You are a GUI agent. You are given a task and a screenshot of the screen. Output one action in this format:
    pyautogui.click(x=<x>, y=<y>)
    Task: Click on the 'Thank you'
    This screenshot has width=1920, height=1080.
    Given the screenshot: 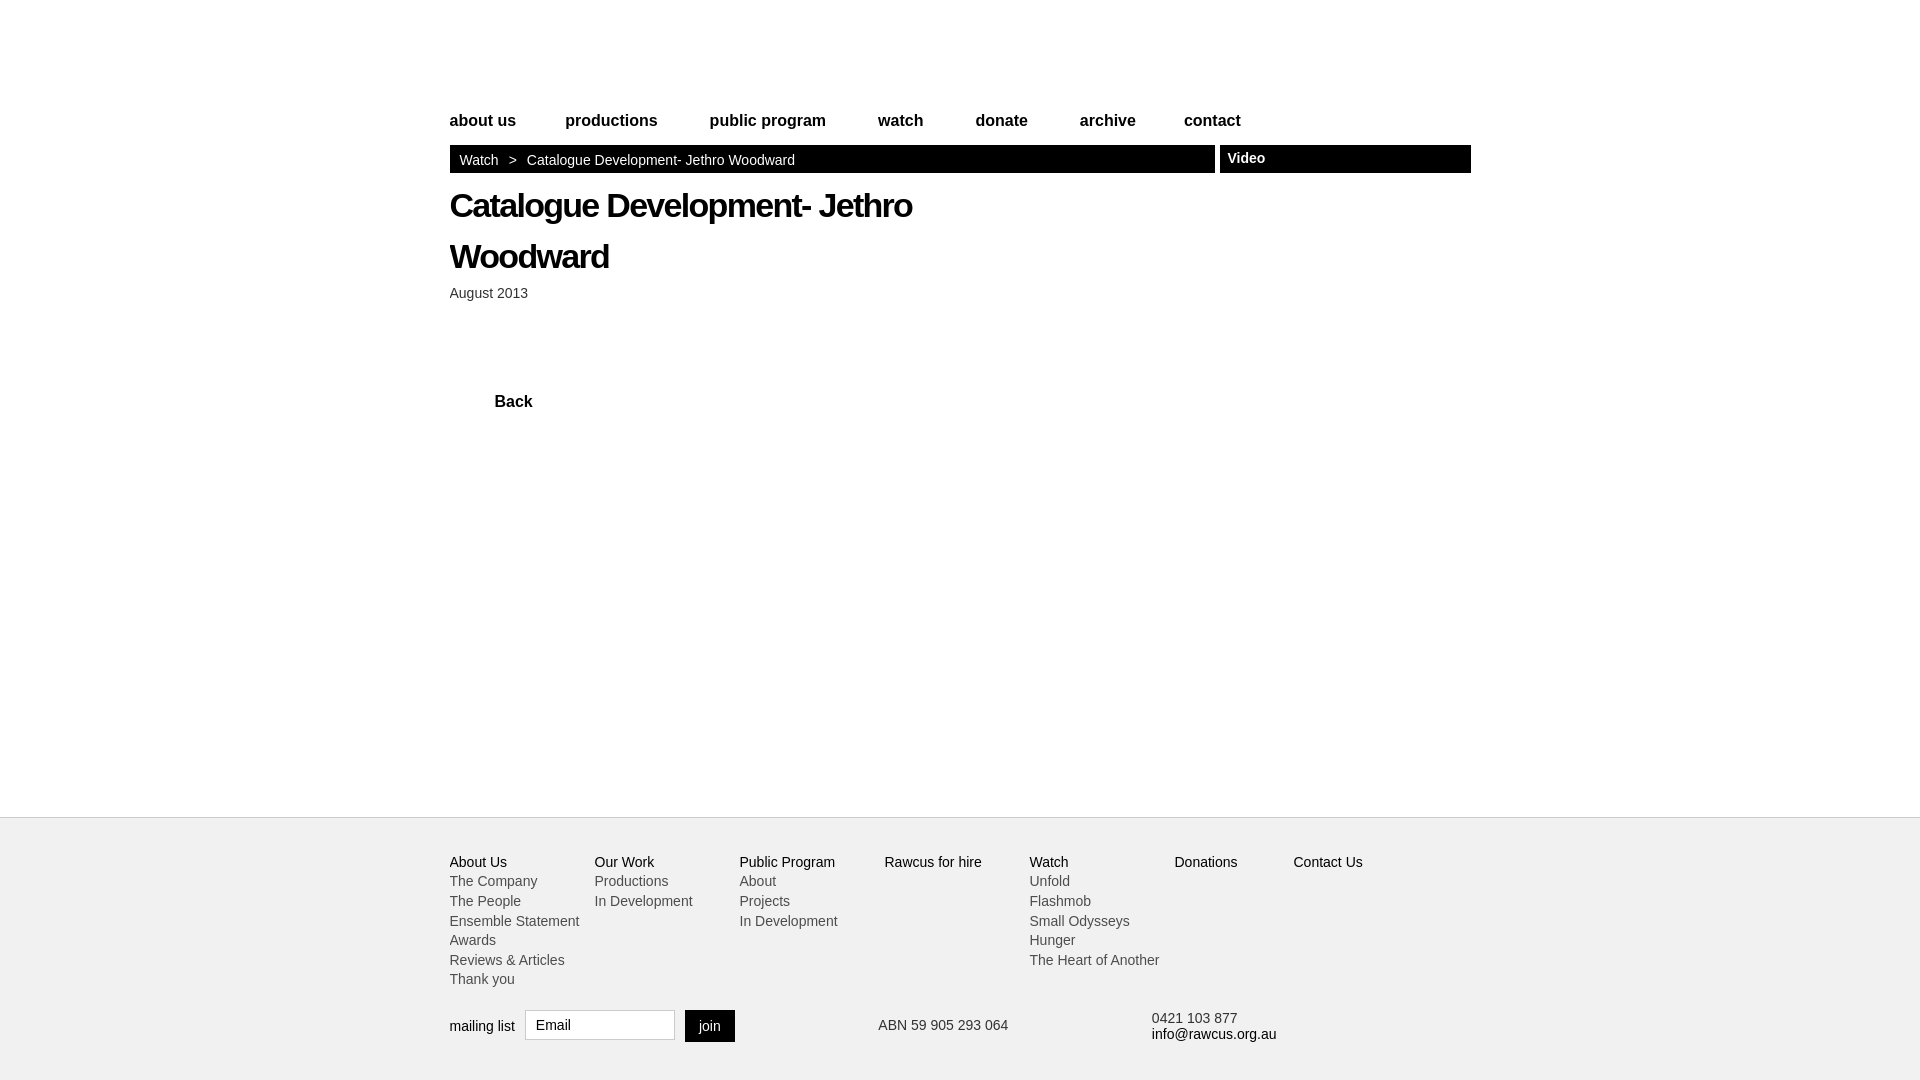 What is the action you would take?
    pyautogui.click(x=482, y=978)
    